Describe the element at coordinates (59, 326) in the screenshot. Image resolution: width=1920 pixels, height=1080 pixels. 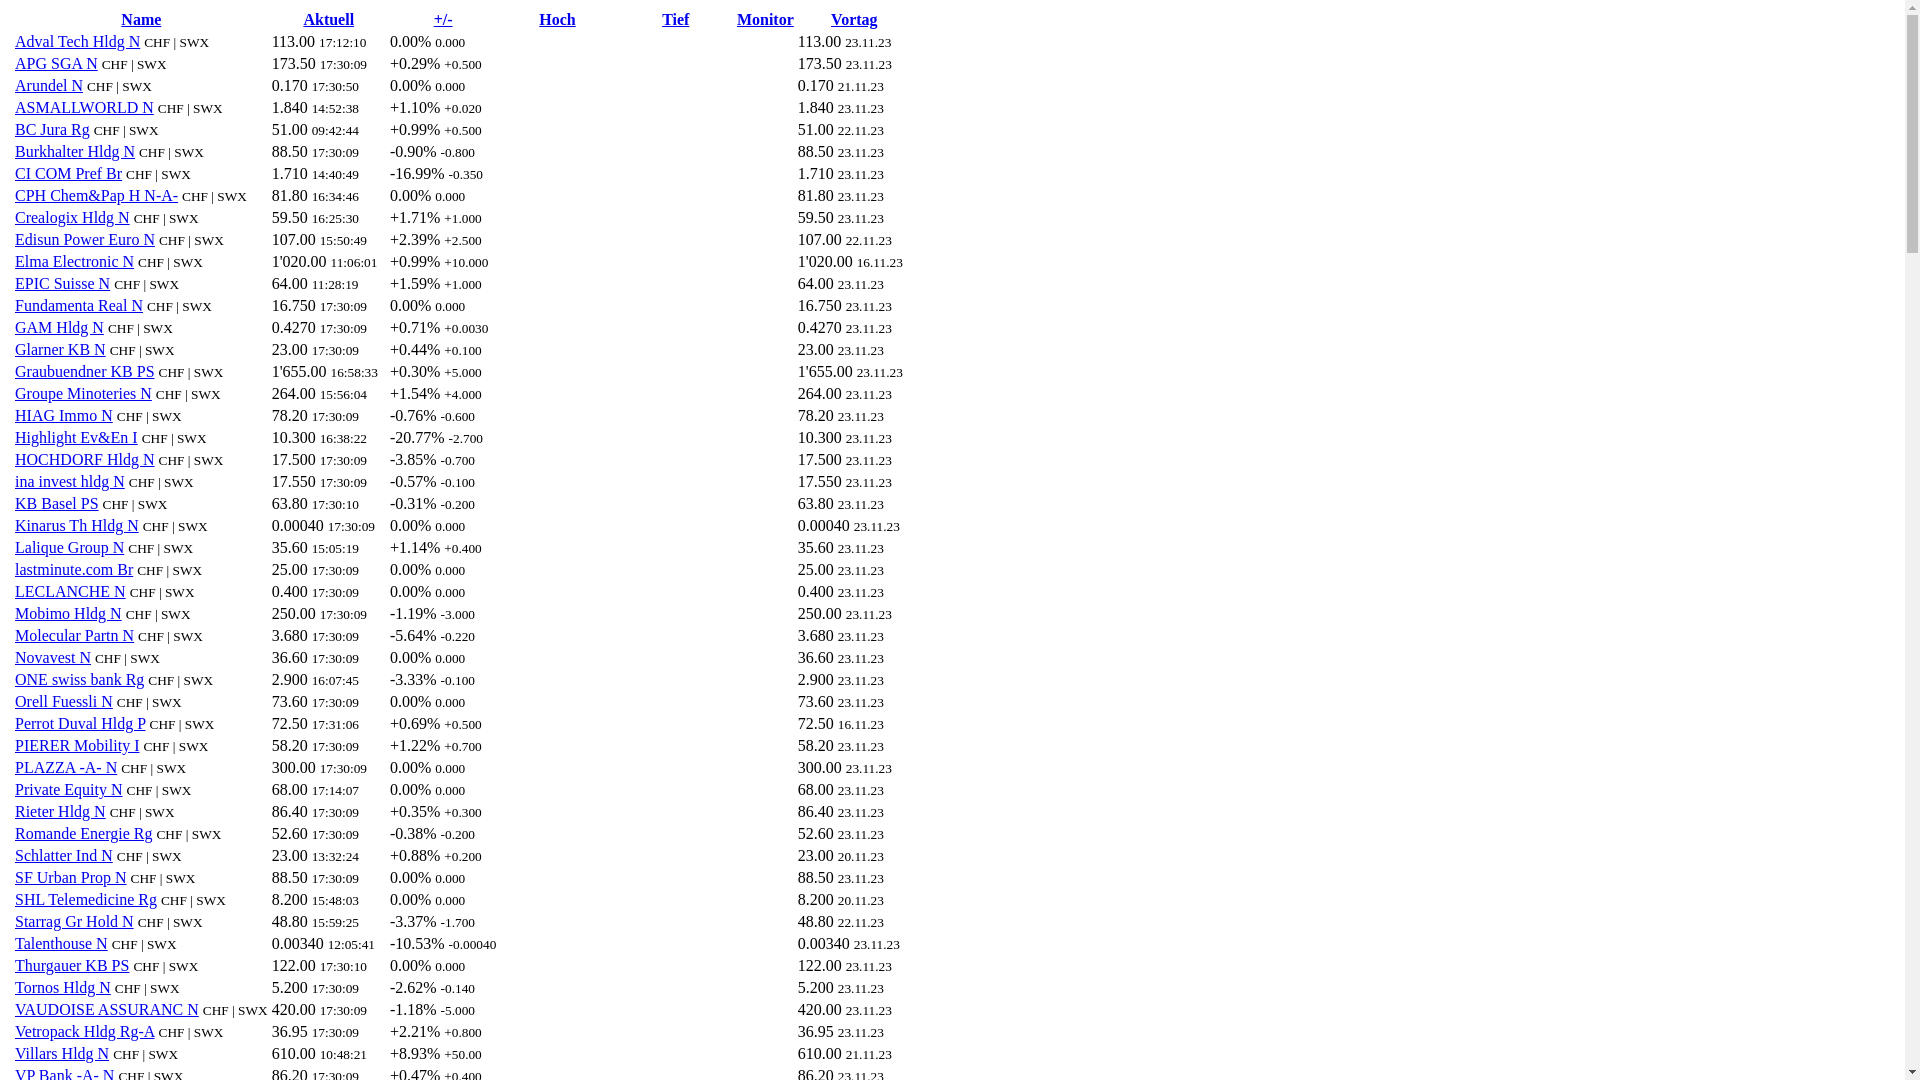
I see `'GAM Hldg N'` at that location.